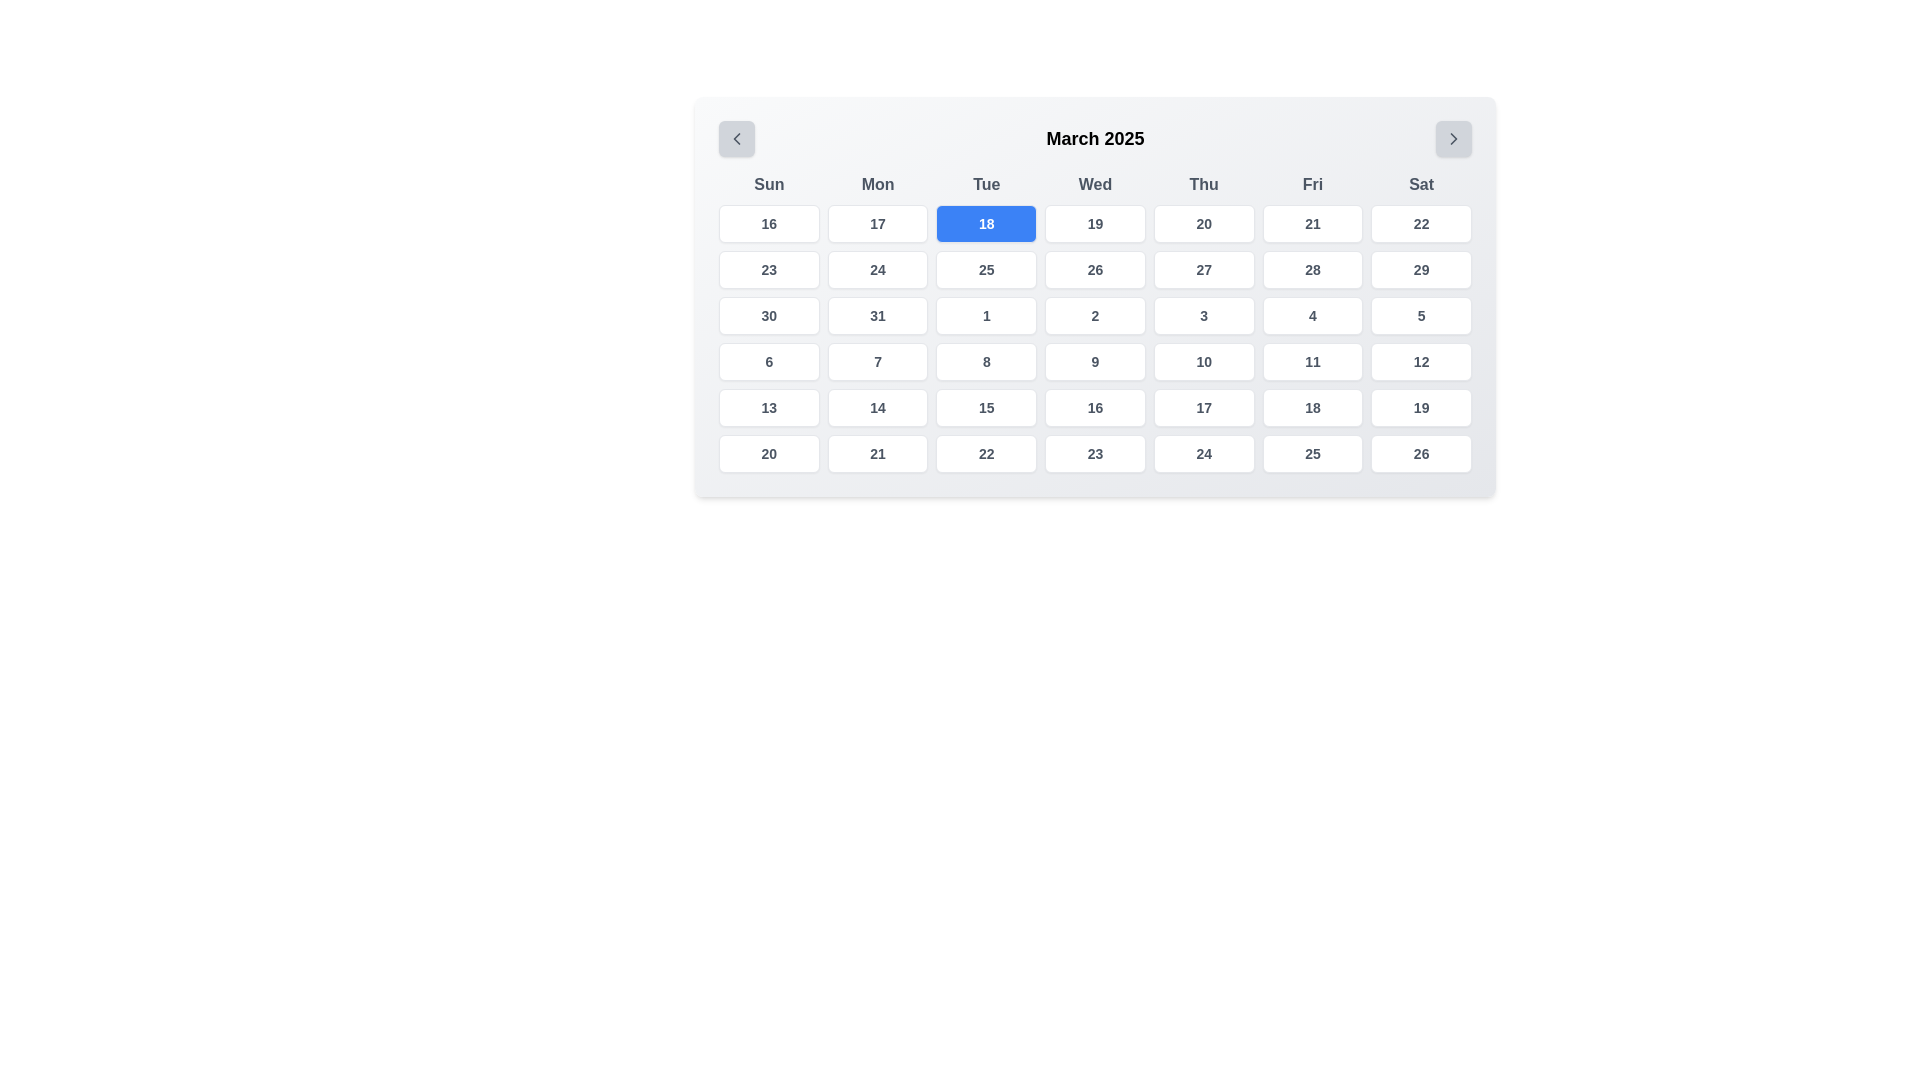  I want to click on the label displaying 'Thu' in a bold, sans-serif font, which is the fifth element in a horizontal row of days of the week within a calendar interface, so click(1203, 185).